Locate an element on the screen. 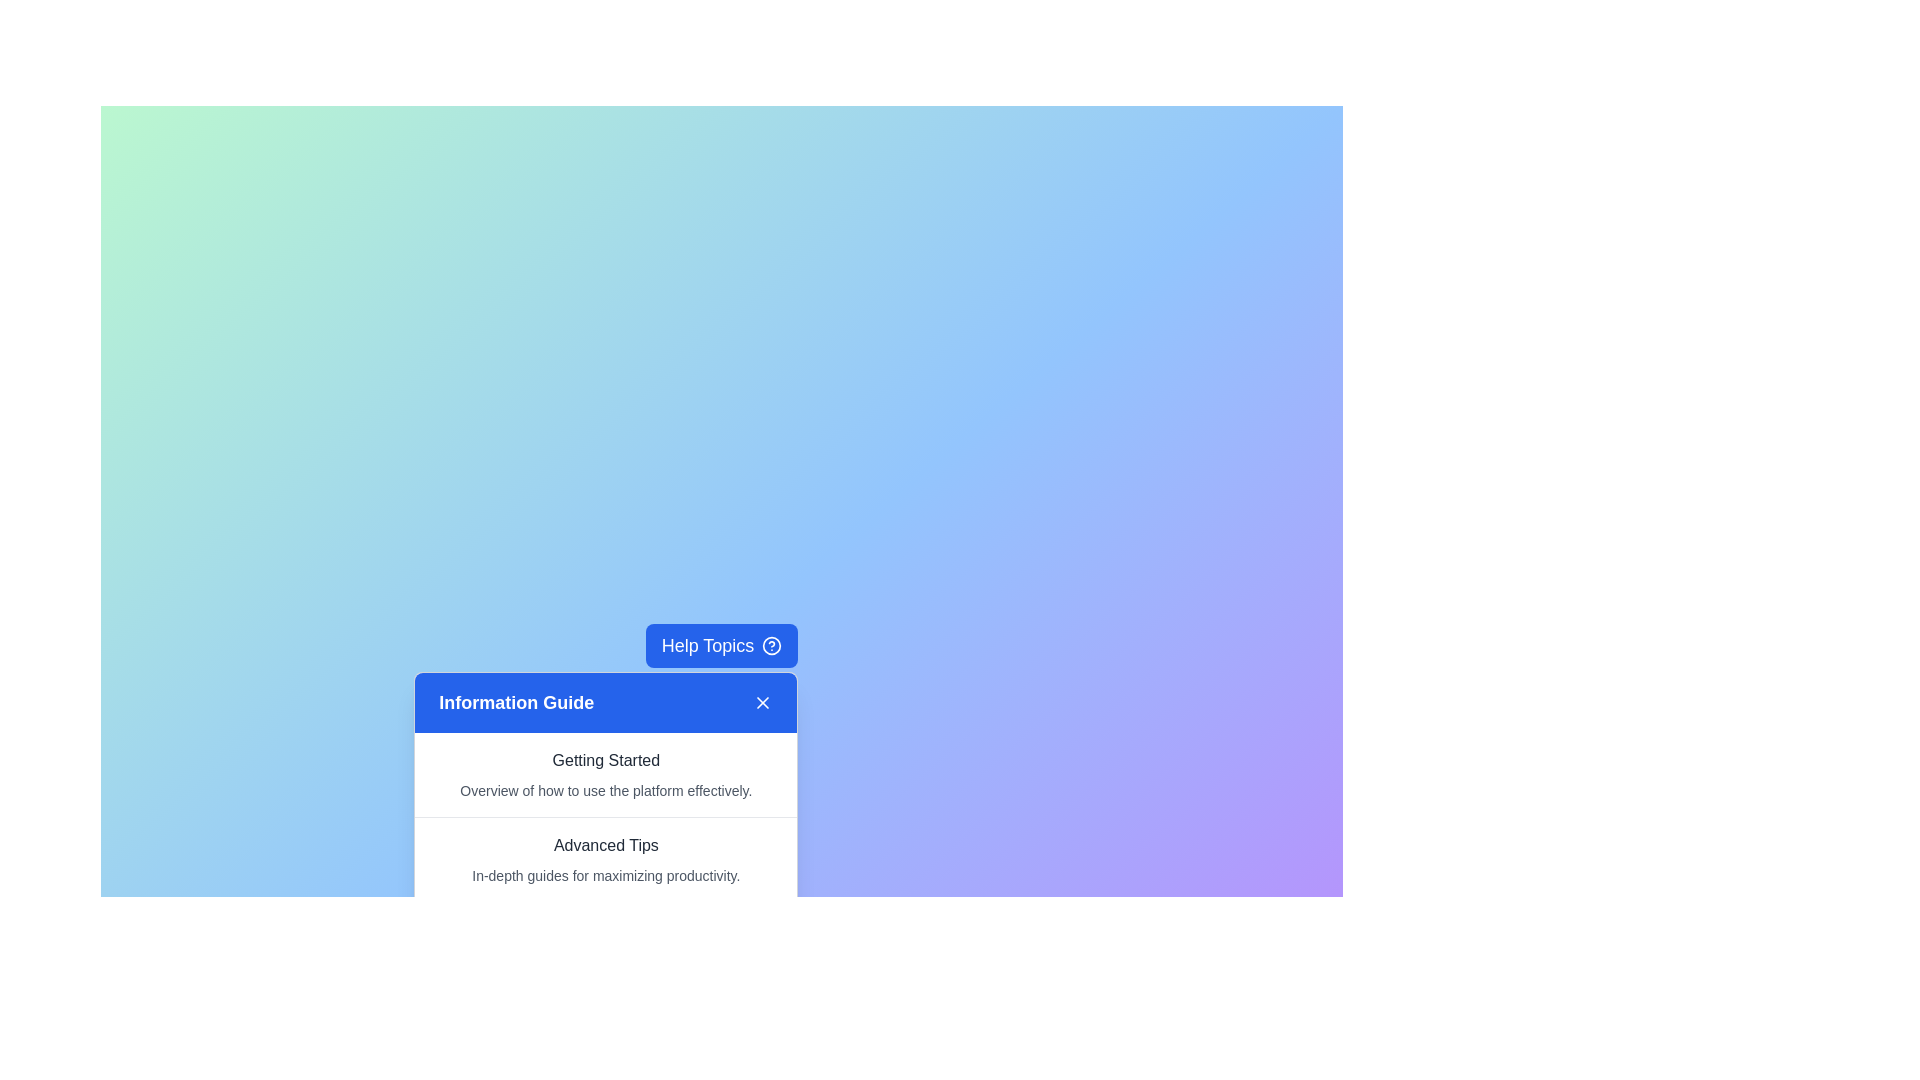 This screenshot has height=1080, width=1920. text element styled with a small font size and gray color that contains 'In-depth guides for maximizing productivity.' located below the heading 'Advanced Tips' in the 'Information Guide' popup is located at coordinates (605, 874).